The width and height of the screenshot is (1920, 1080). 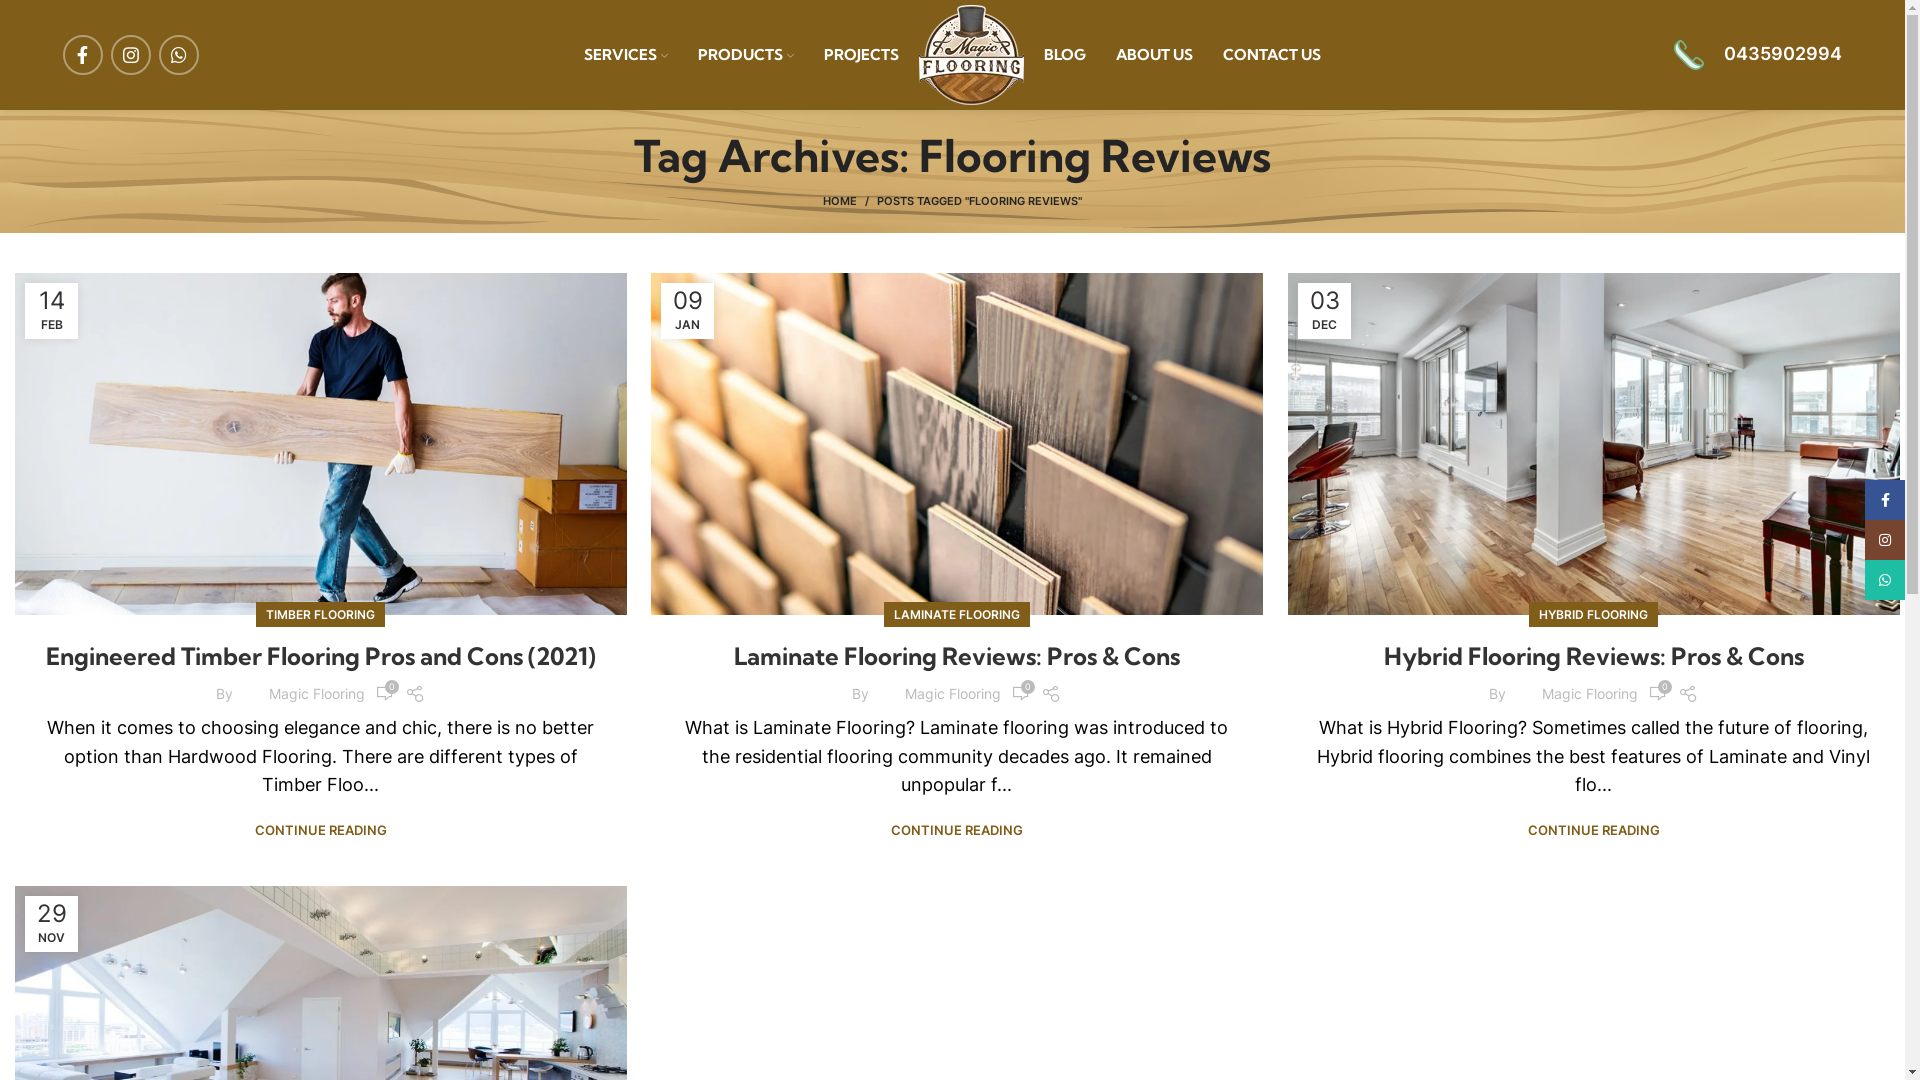 I want to click on '0', so click(x=384, y=693).